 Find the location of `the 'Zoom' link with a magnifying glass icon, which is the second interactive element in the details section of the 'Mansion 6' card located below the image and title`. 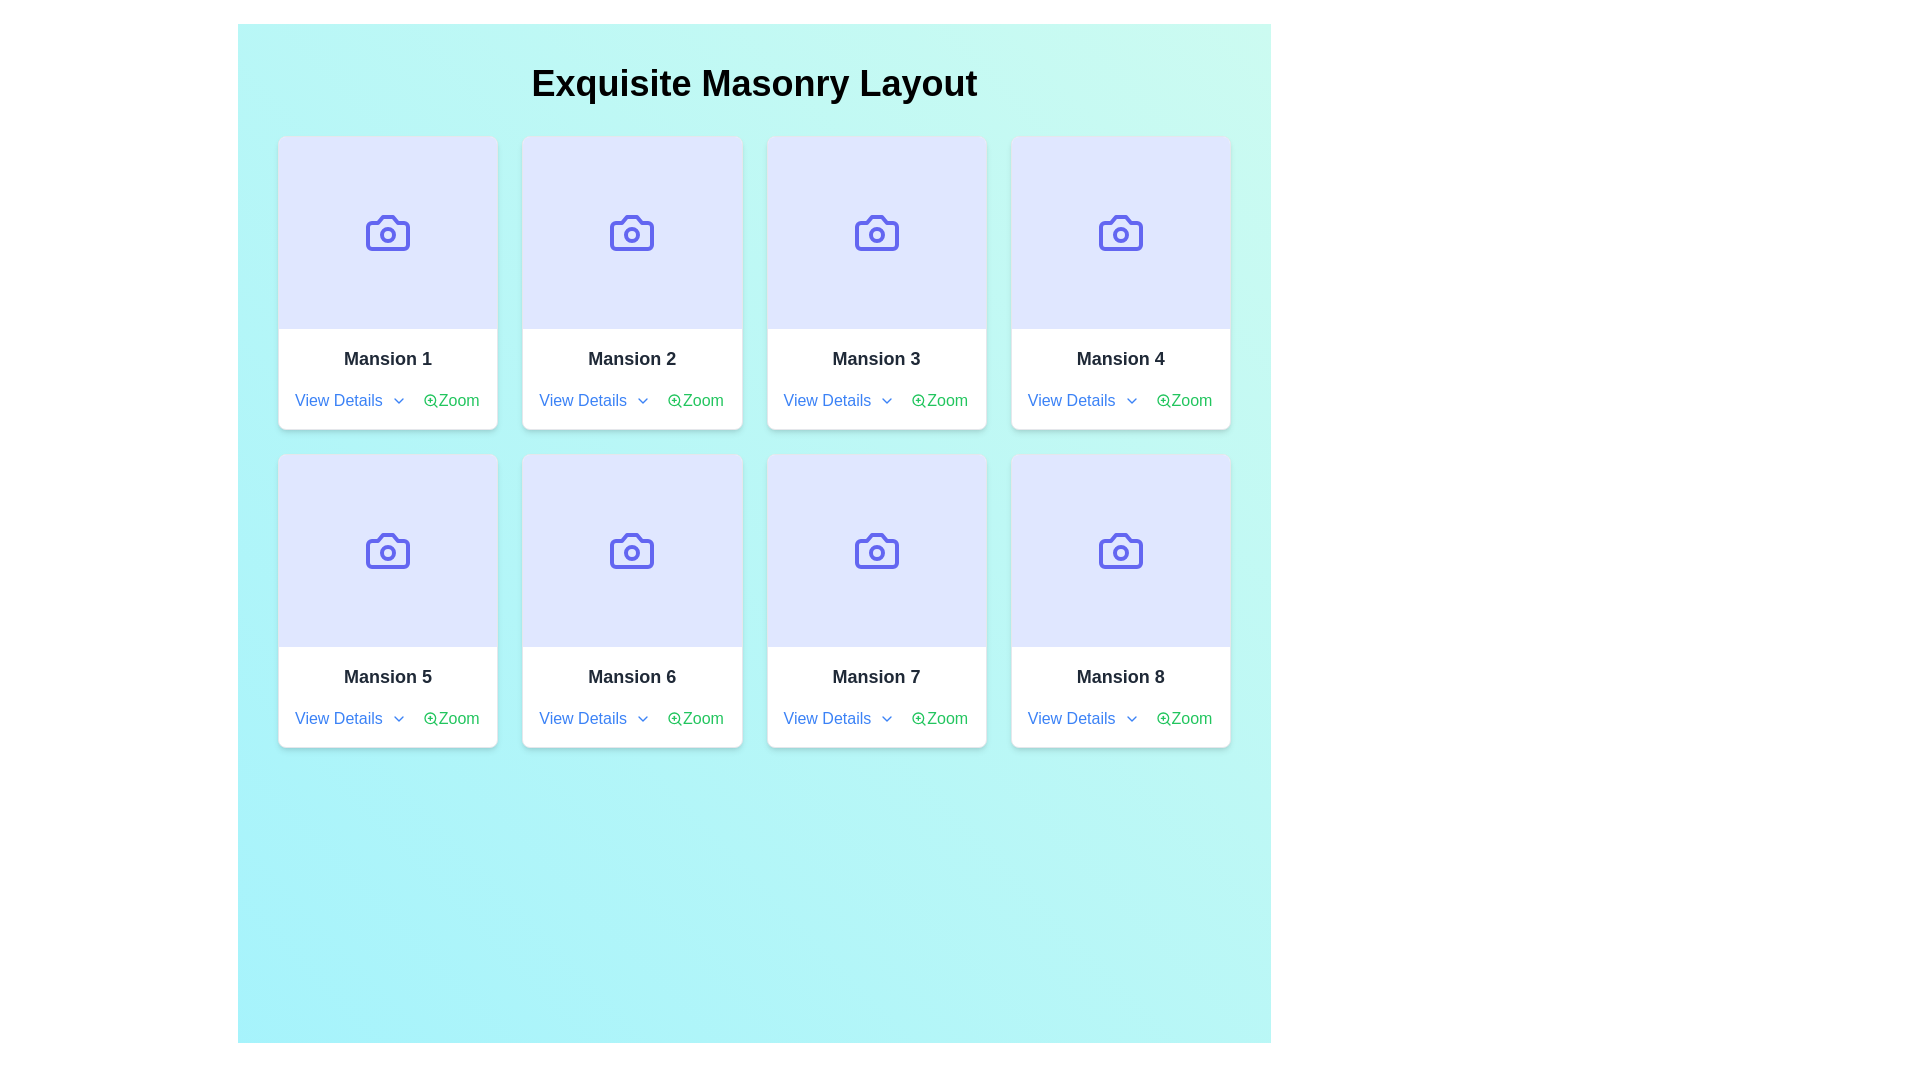

the 'Zoom' link with a magnifying glass icon, which is the second interactive element in the details section of the 'Mansion 6' card located below the image and title is located at coordinates (695, 717).